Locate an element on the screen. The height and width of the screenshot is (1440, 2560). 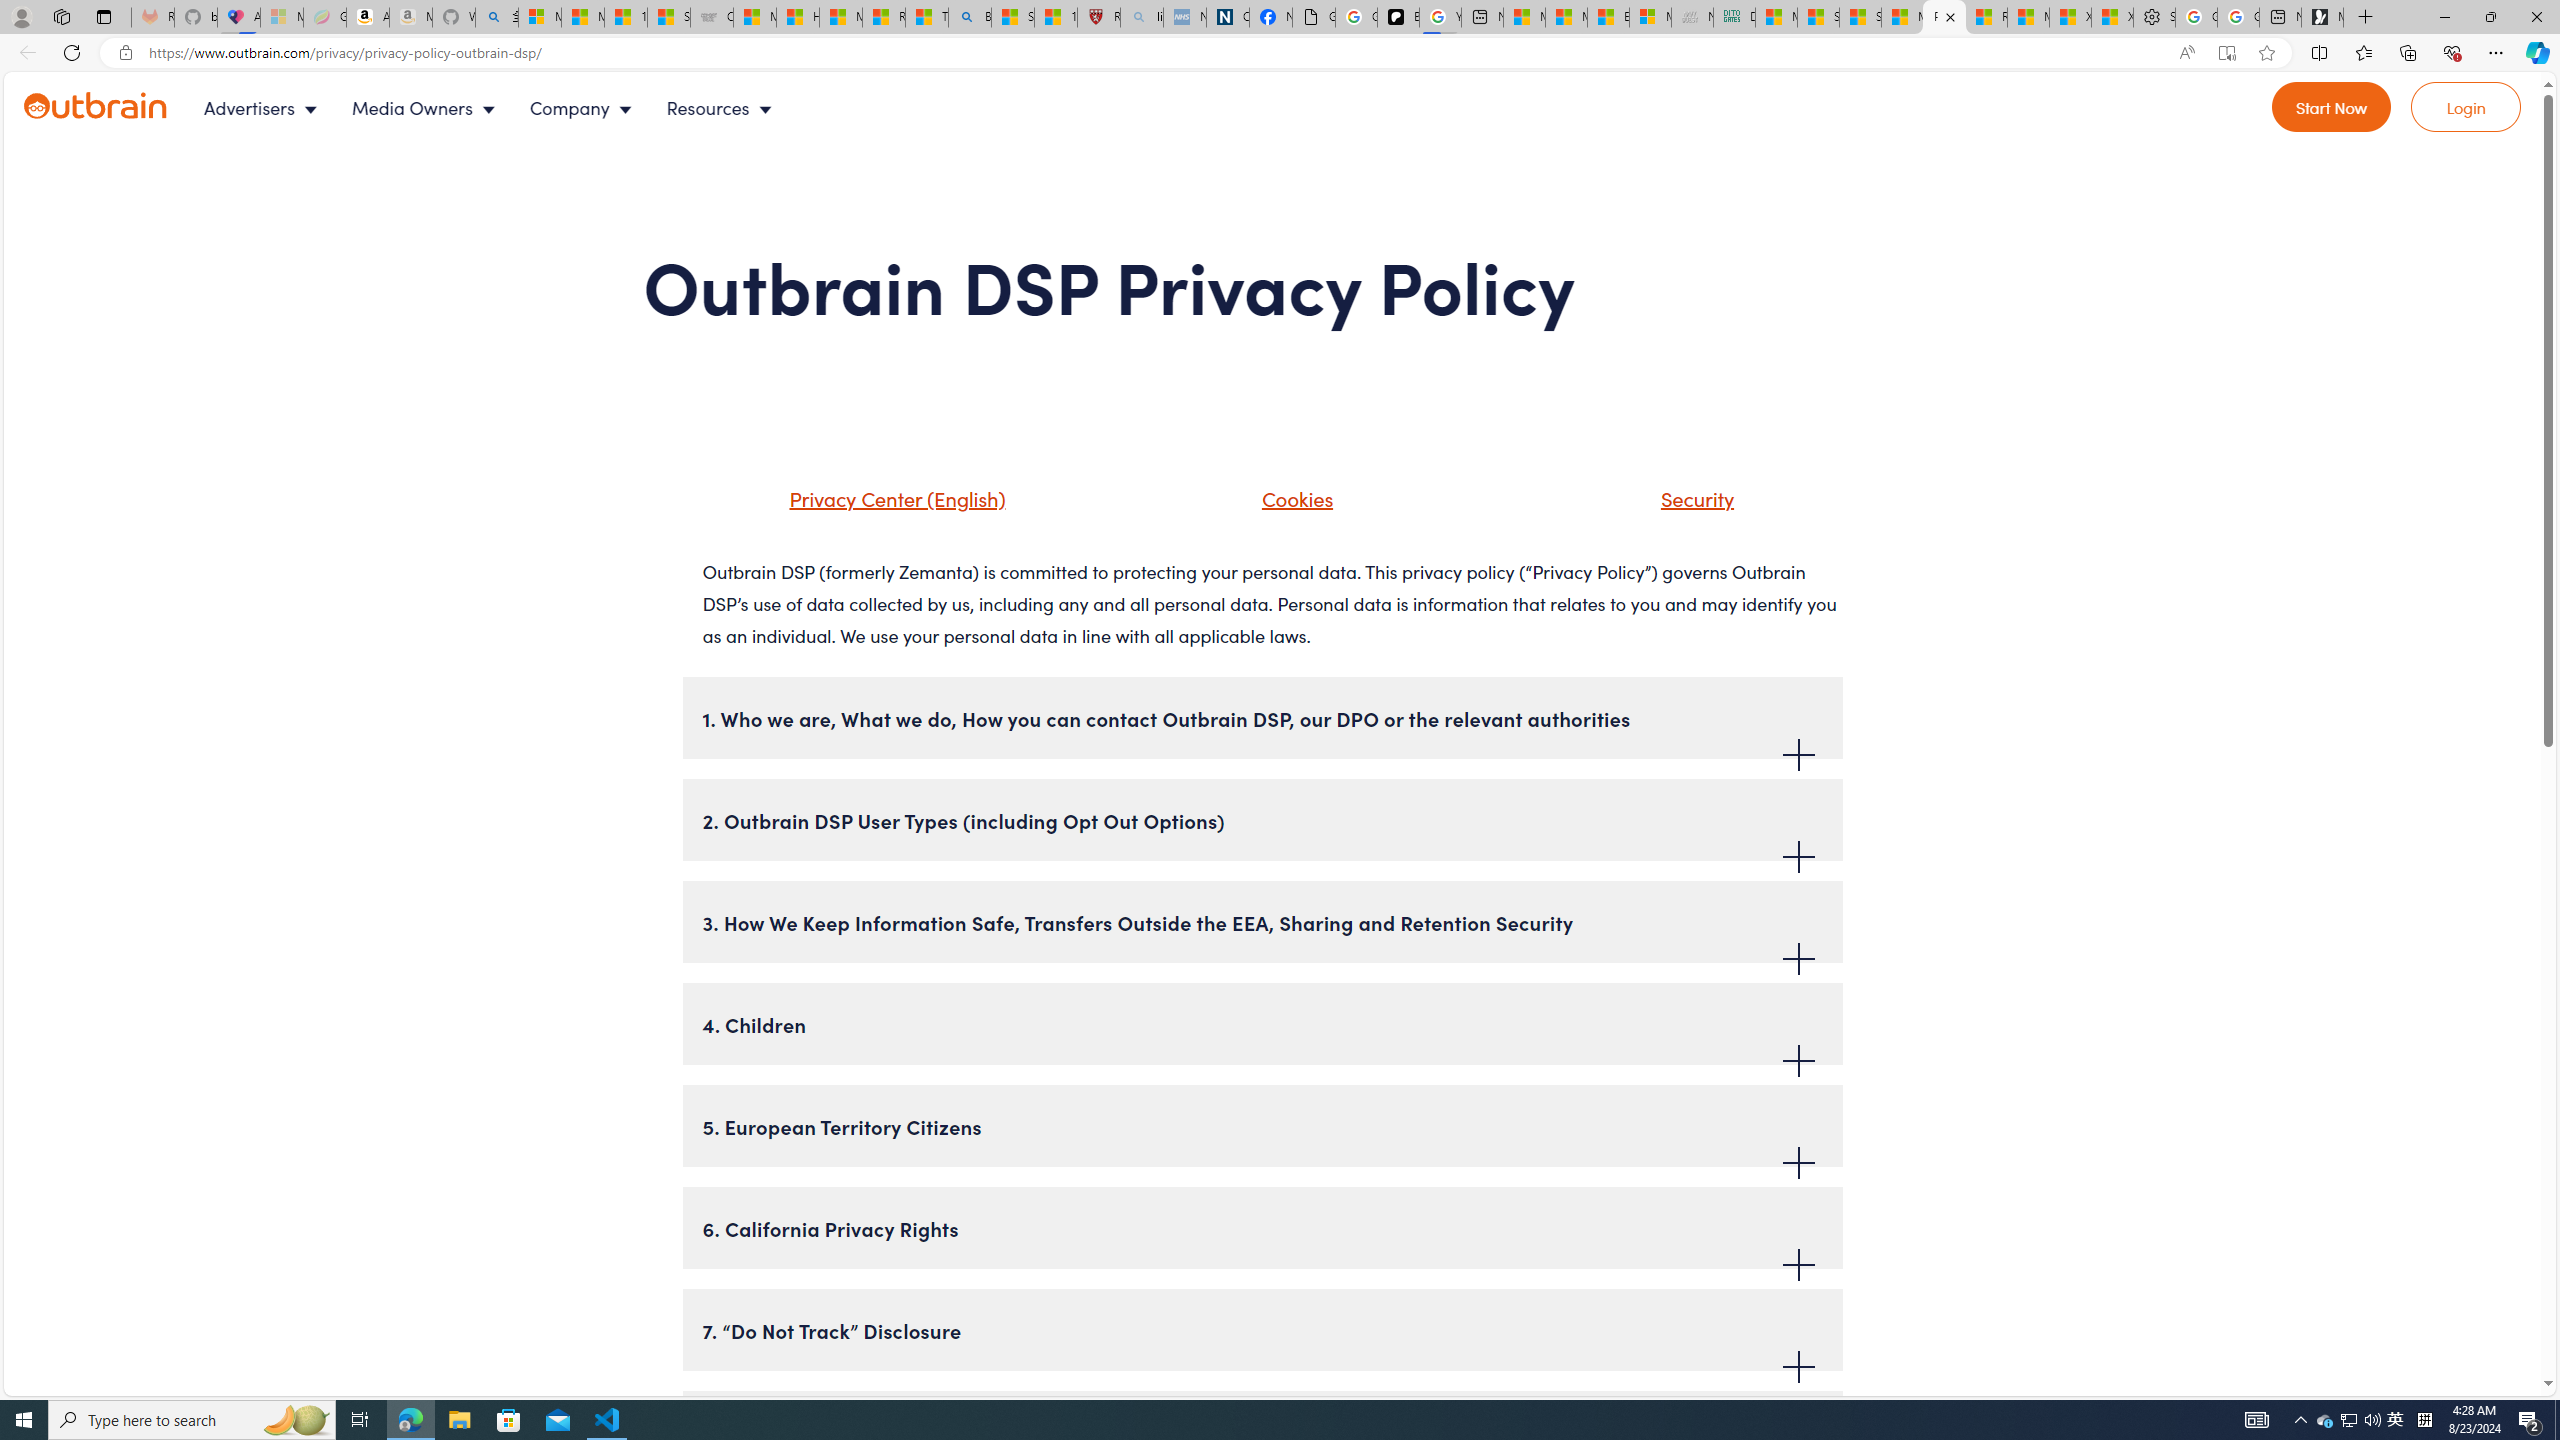
'Media Owners' is located at coordinates (427, 107).